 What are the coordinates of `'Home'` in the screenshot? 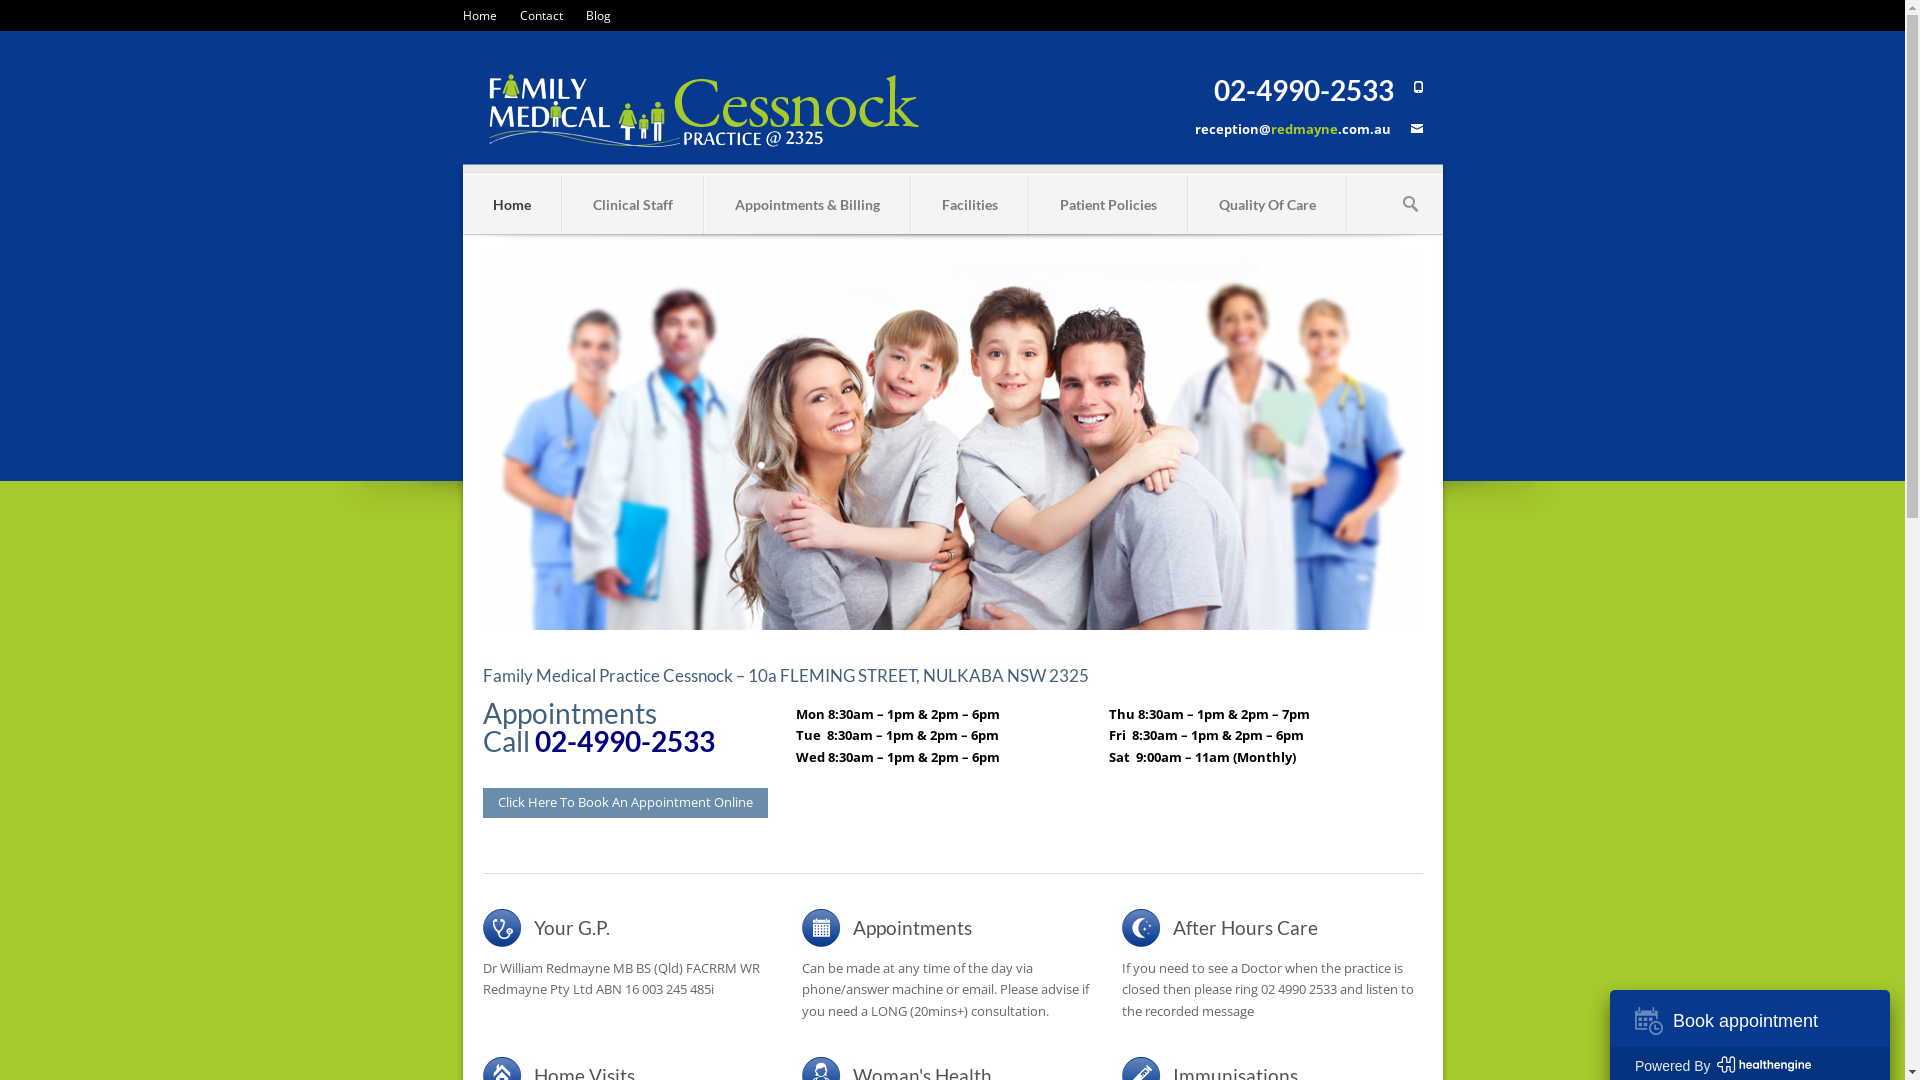 It's located at (510, 204).